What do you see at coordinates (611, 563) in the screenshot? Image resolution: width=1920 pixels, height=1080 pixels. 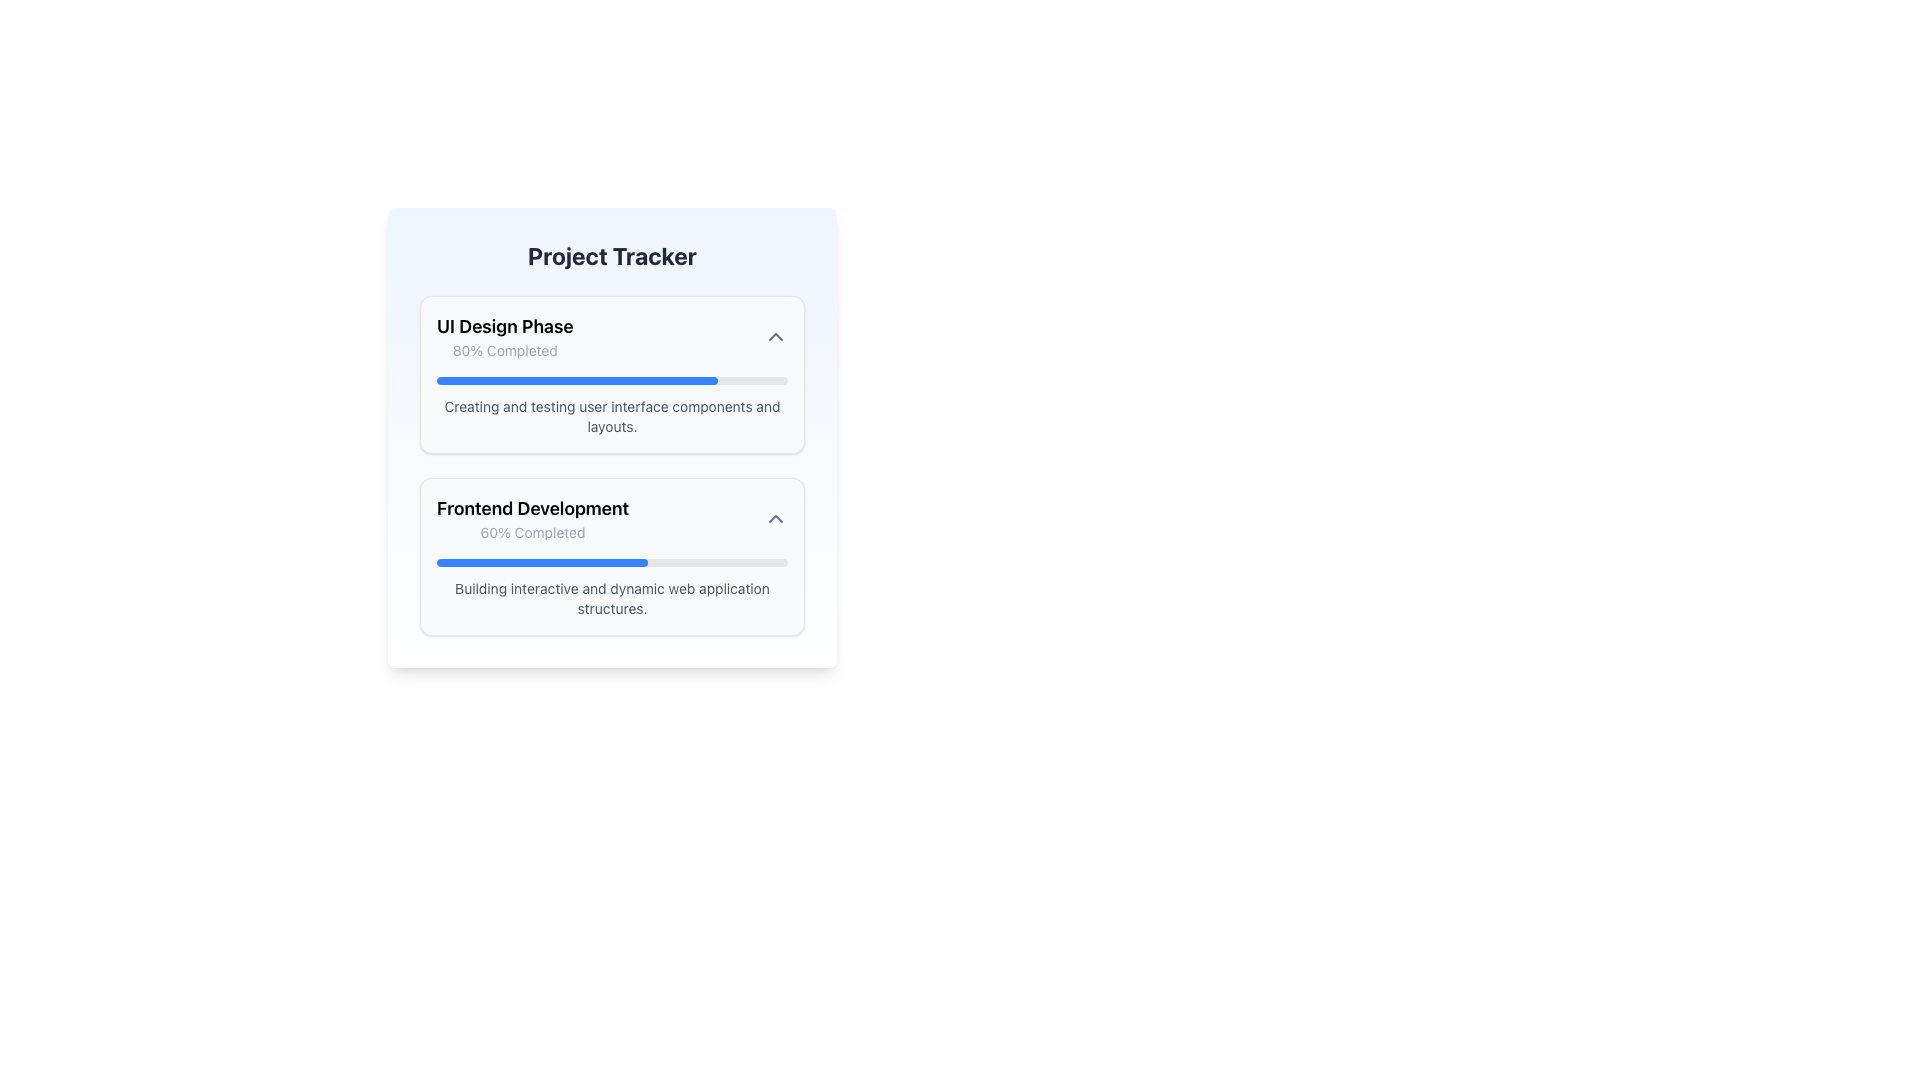 I see `the progress bar representing the completion status of the 'Frontend Development' task, which shows 60% progress and is located above the text 'Building interactive and dynamic web application structures.'` at bounding box center [611, 563].